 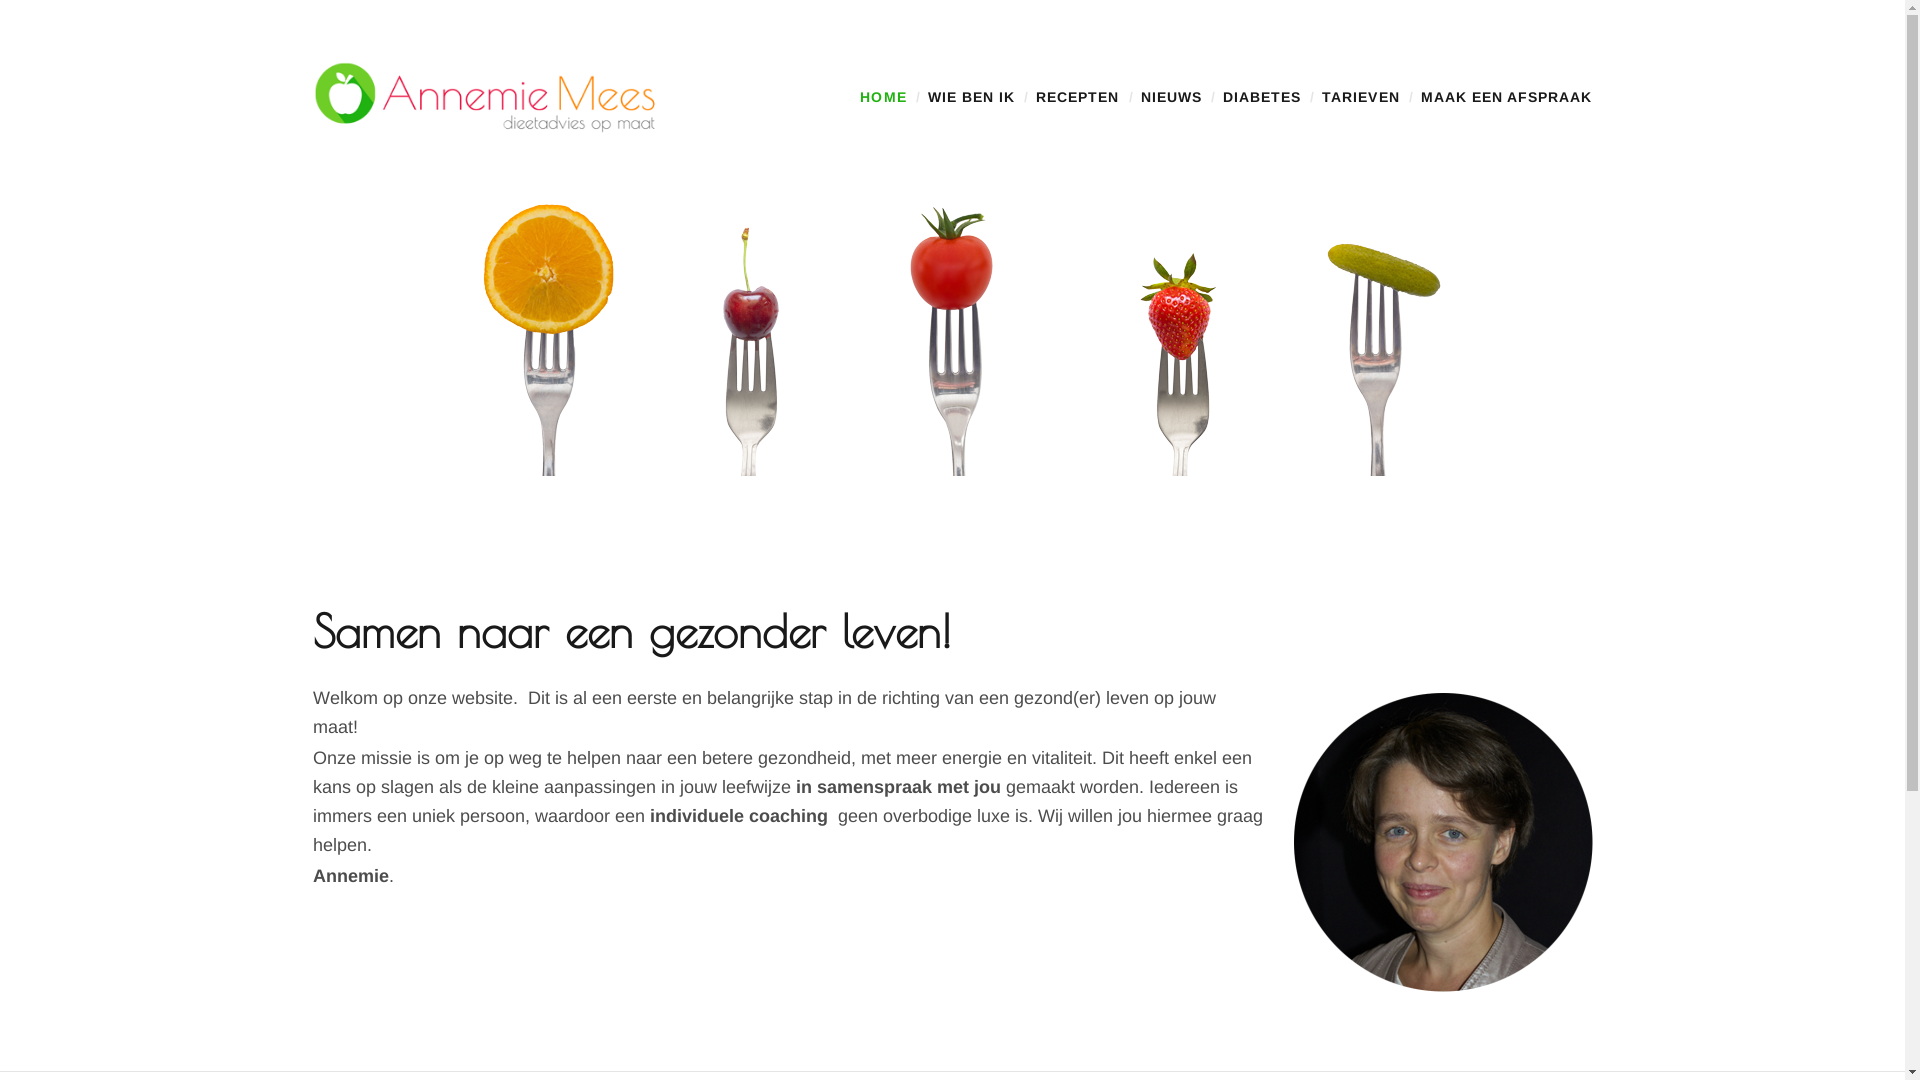 What do you see at coordinates (1171, 96) in the screenshot?
I see `'NIEUWS'` at bounding box center [1171, 96].